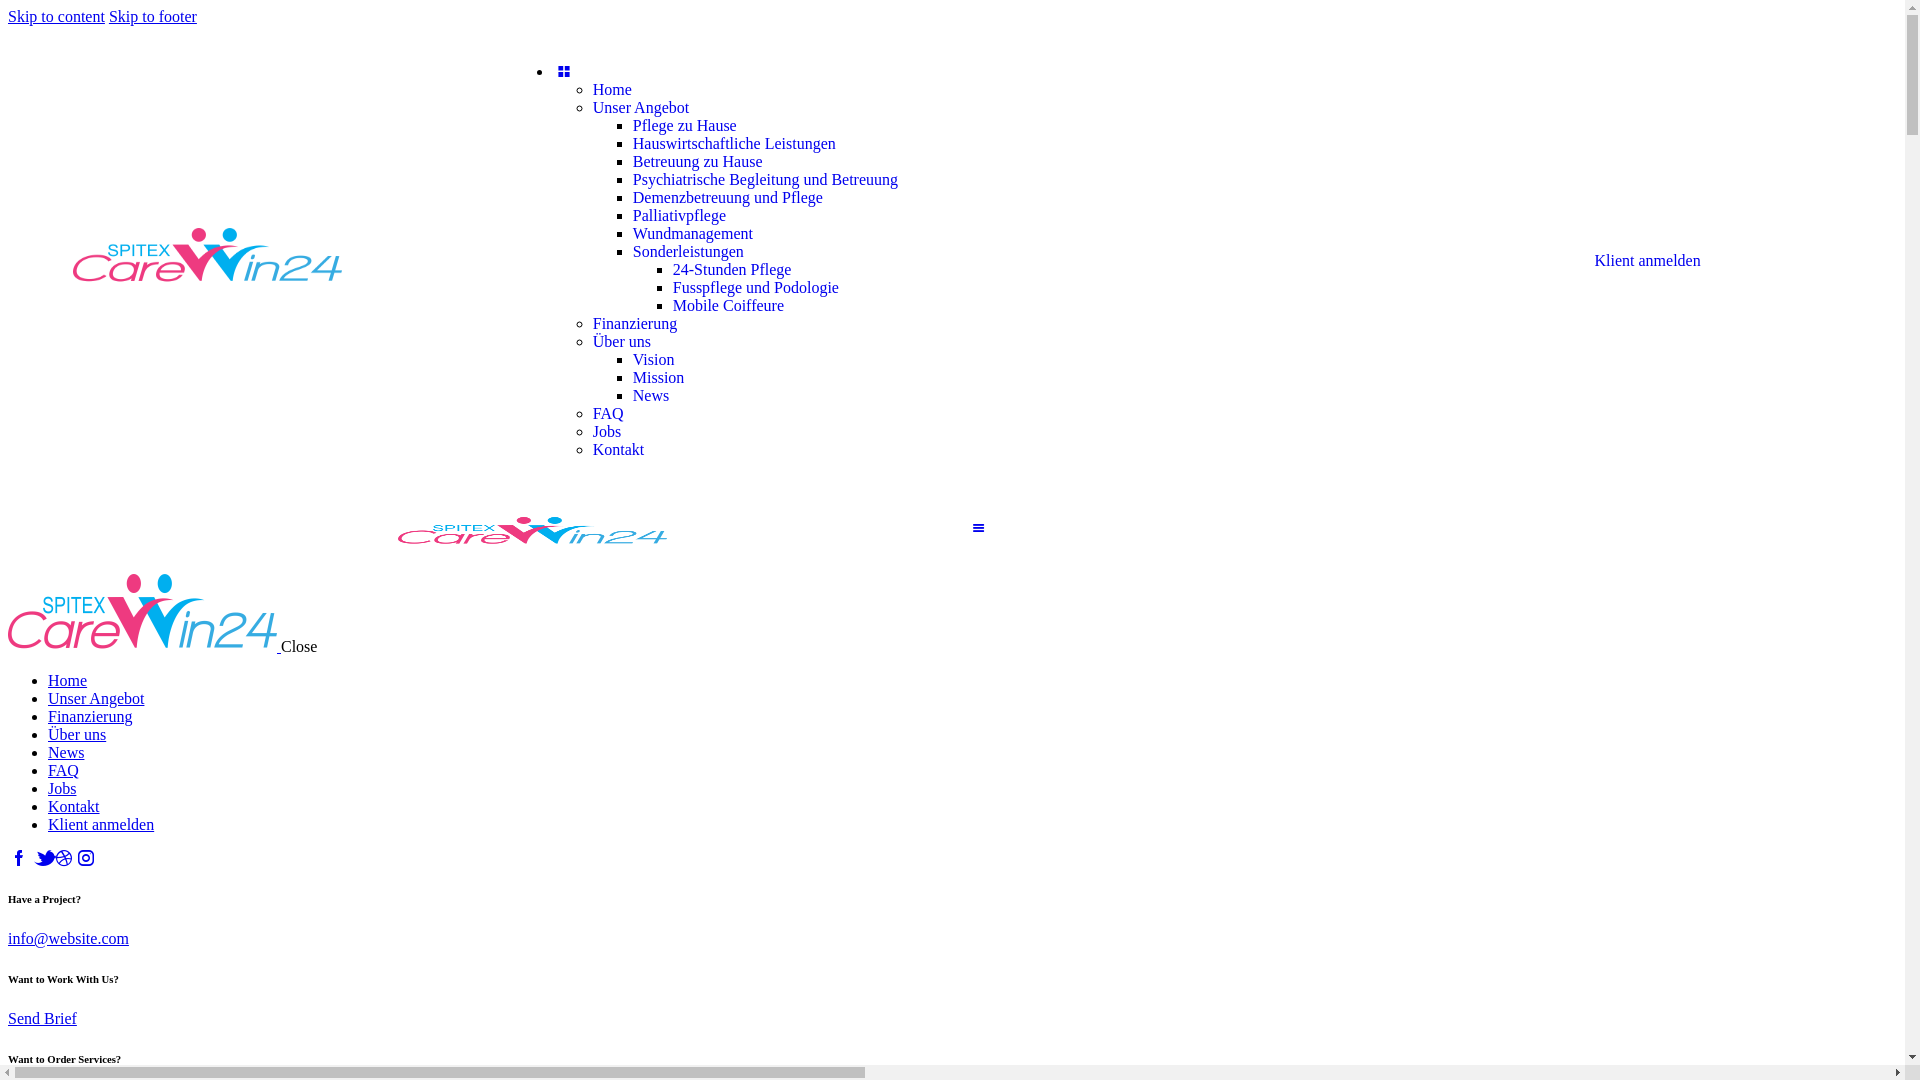 This screenshot has width=1920, height=1080. What do you see at coordinates (688, 250) in the screenshot?
I see `'Sonderleistungen'` at bounding box center [688, 250].